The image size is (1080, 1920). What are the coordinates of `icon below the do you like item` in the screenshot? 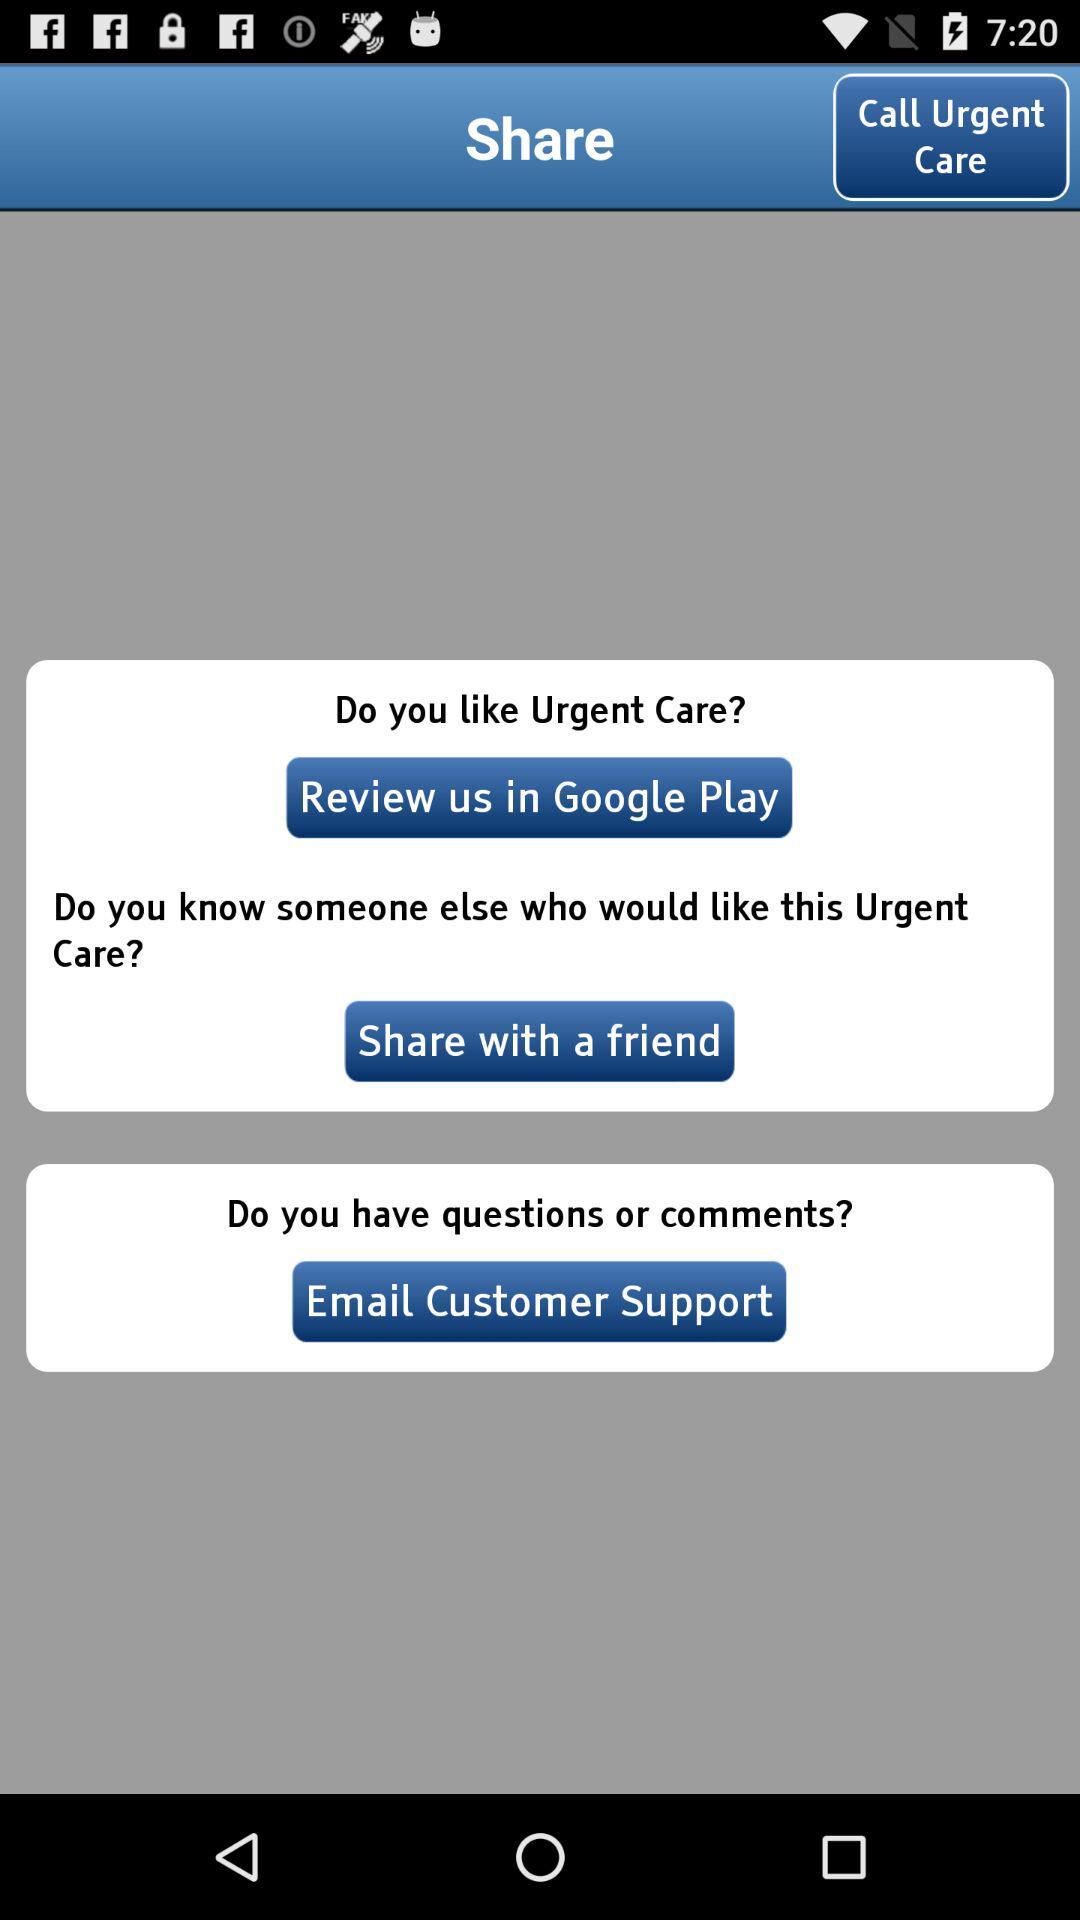 It's located at (538, 796).